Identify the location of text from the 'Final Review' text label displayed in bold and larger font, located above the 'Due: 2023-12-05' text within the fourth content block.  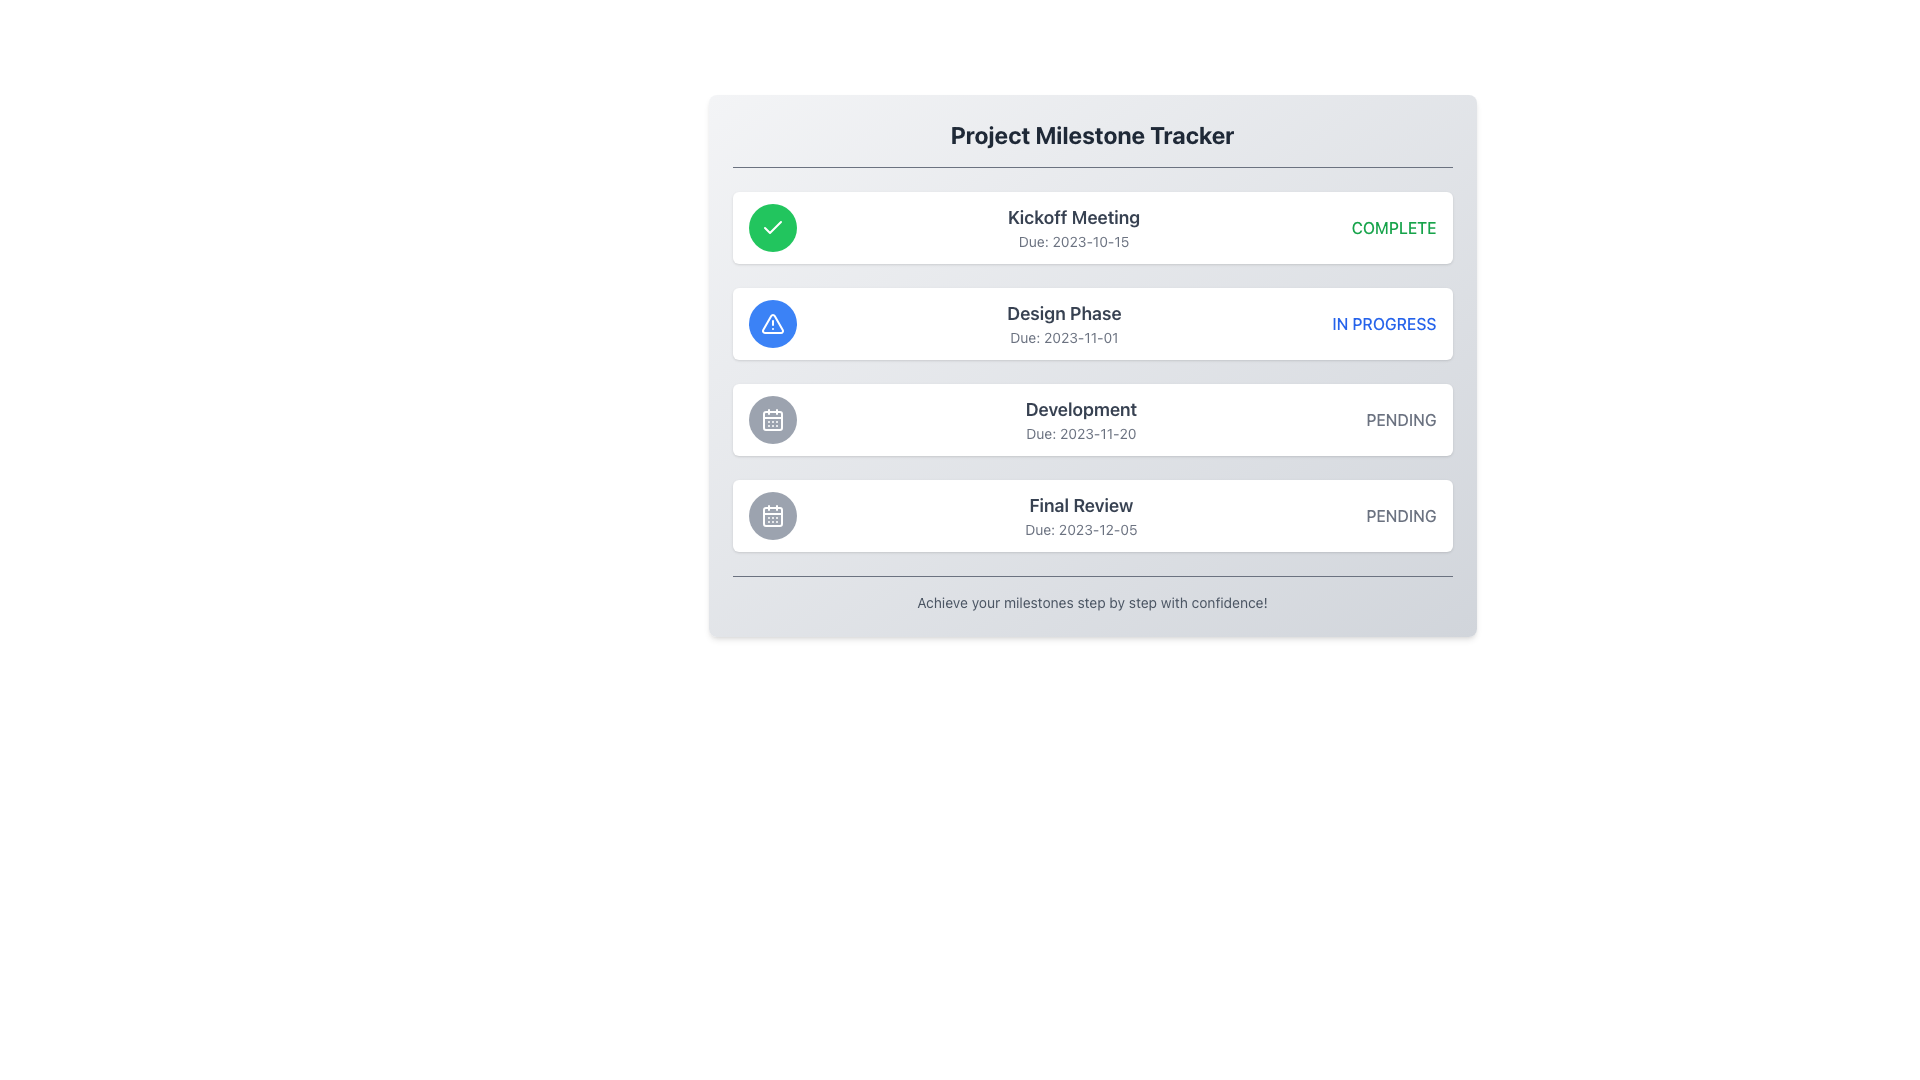
(1080, 504).